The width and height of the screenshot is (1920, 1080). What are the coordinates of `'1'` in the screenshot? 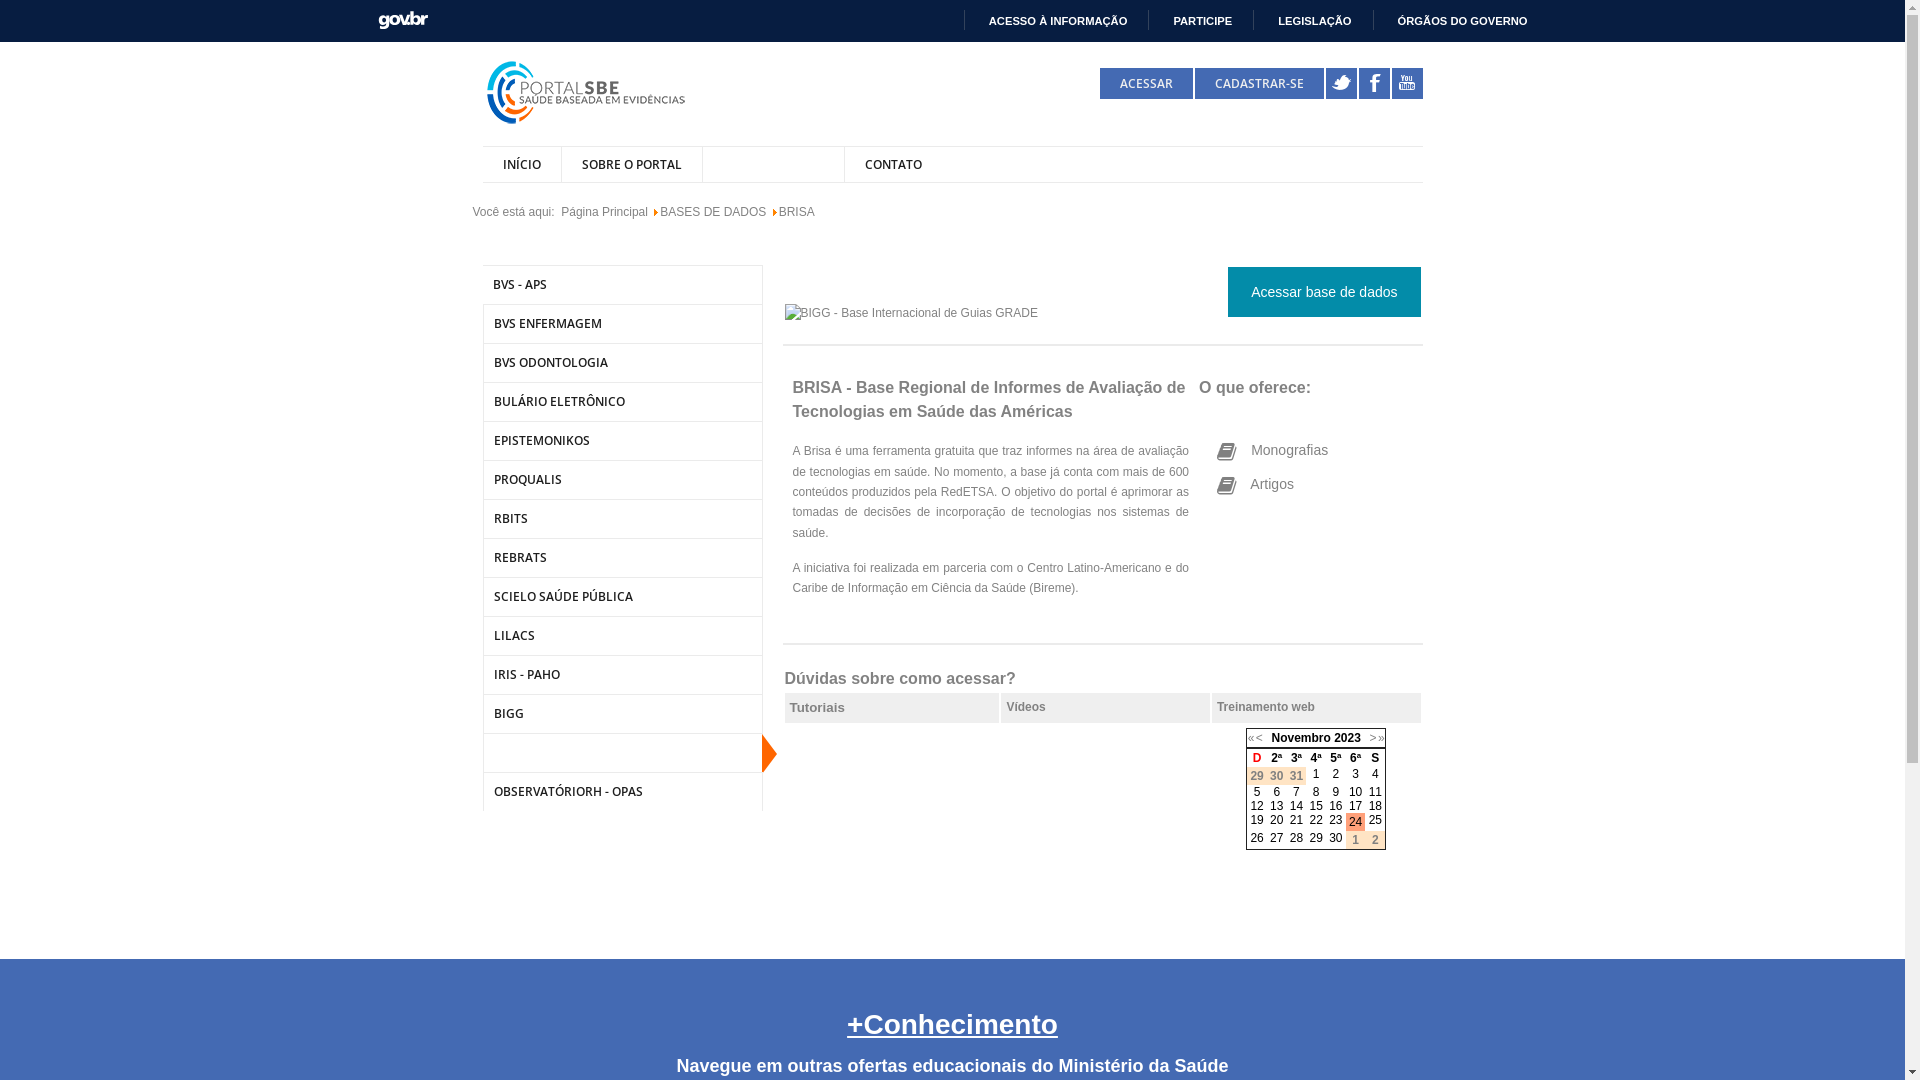 It's located at (1316, 773).